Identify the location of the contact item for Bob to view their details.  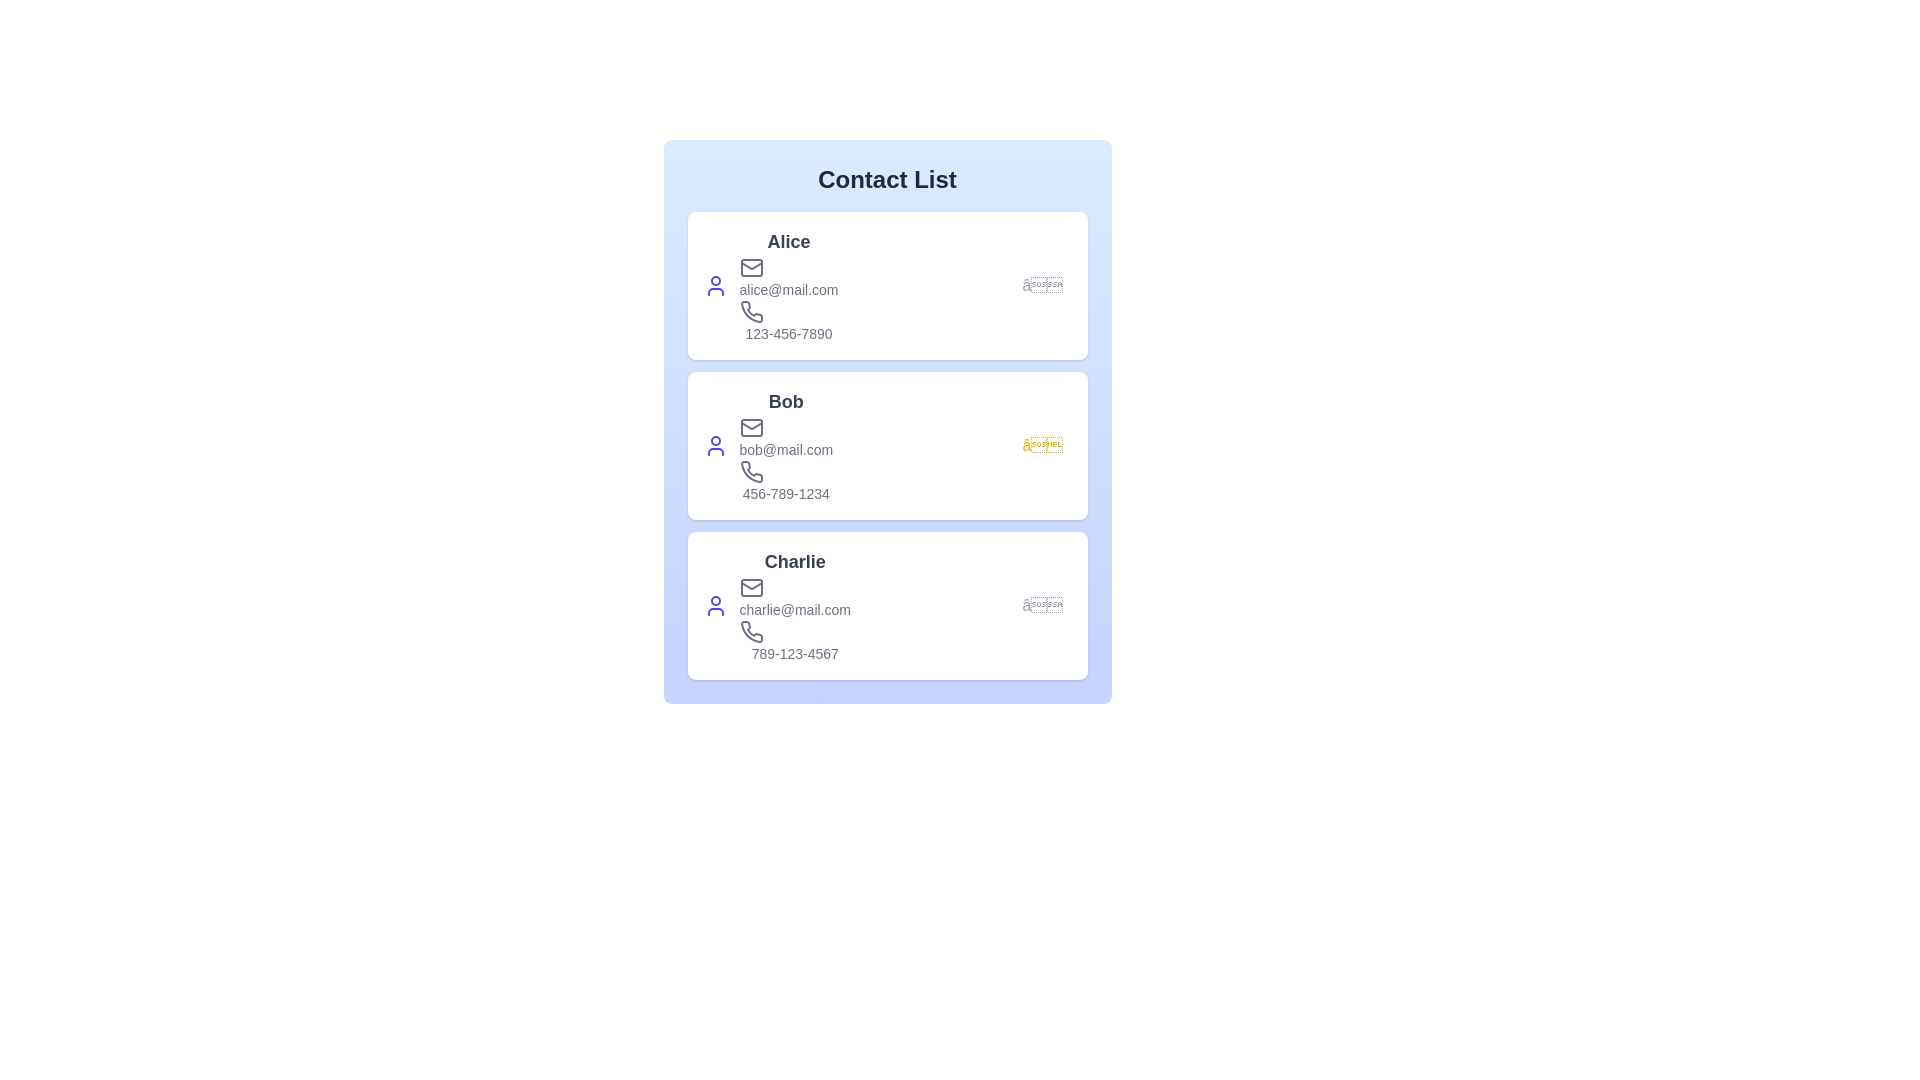
(886, 445).